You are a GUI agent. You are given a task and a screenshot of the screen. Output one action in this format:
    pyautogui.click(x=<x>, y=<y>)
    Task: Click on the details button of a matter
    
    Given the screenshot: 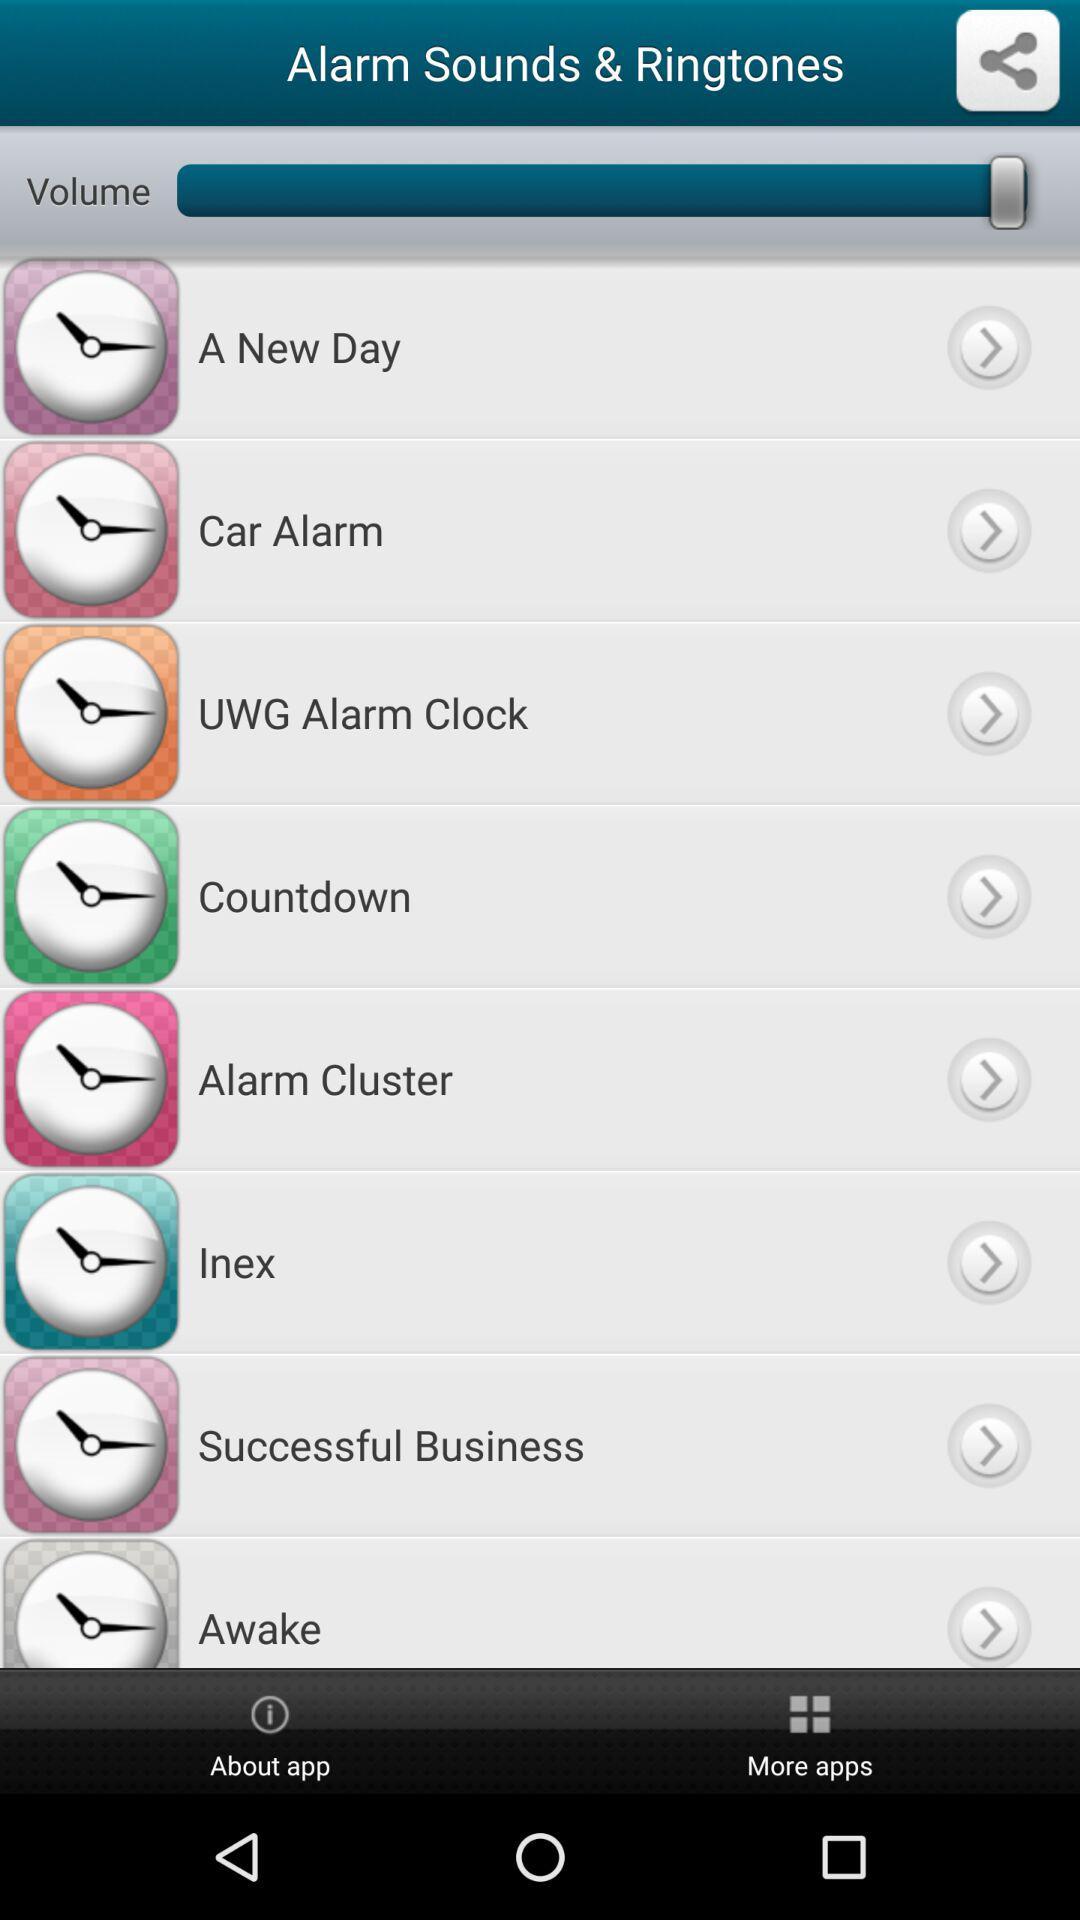 What is the action you would take?
    pyautogui.click(x=987, y=346)
    